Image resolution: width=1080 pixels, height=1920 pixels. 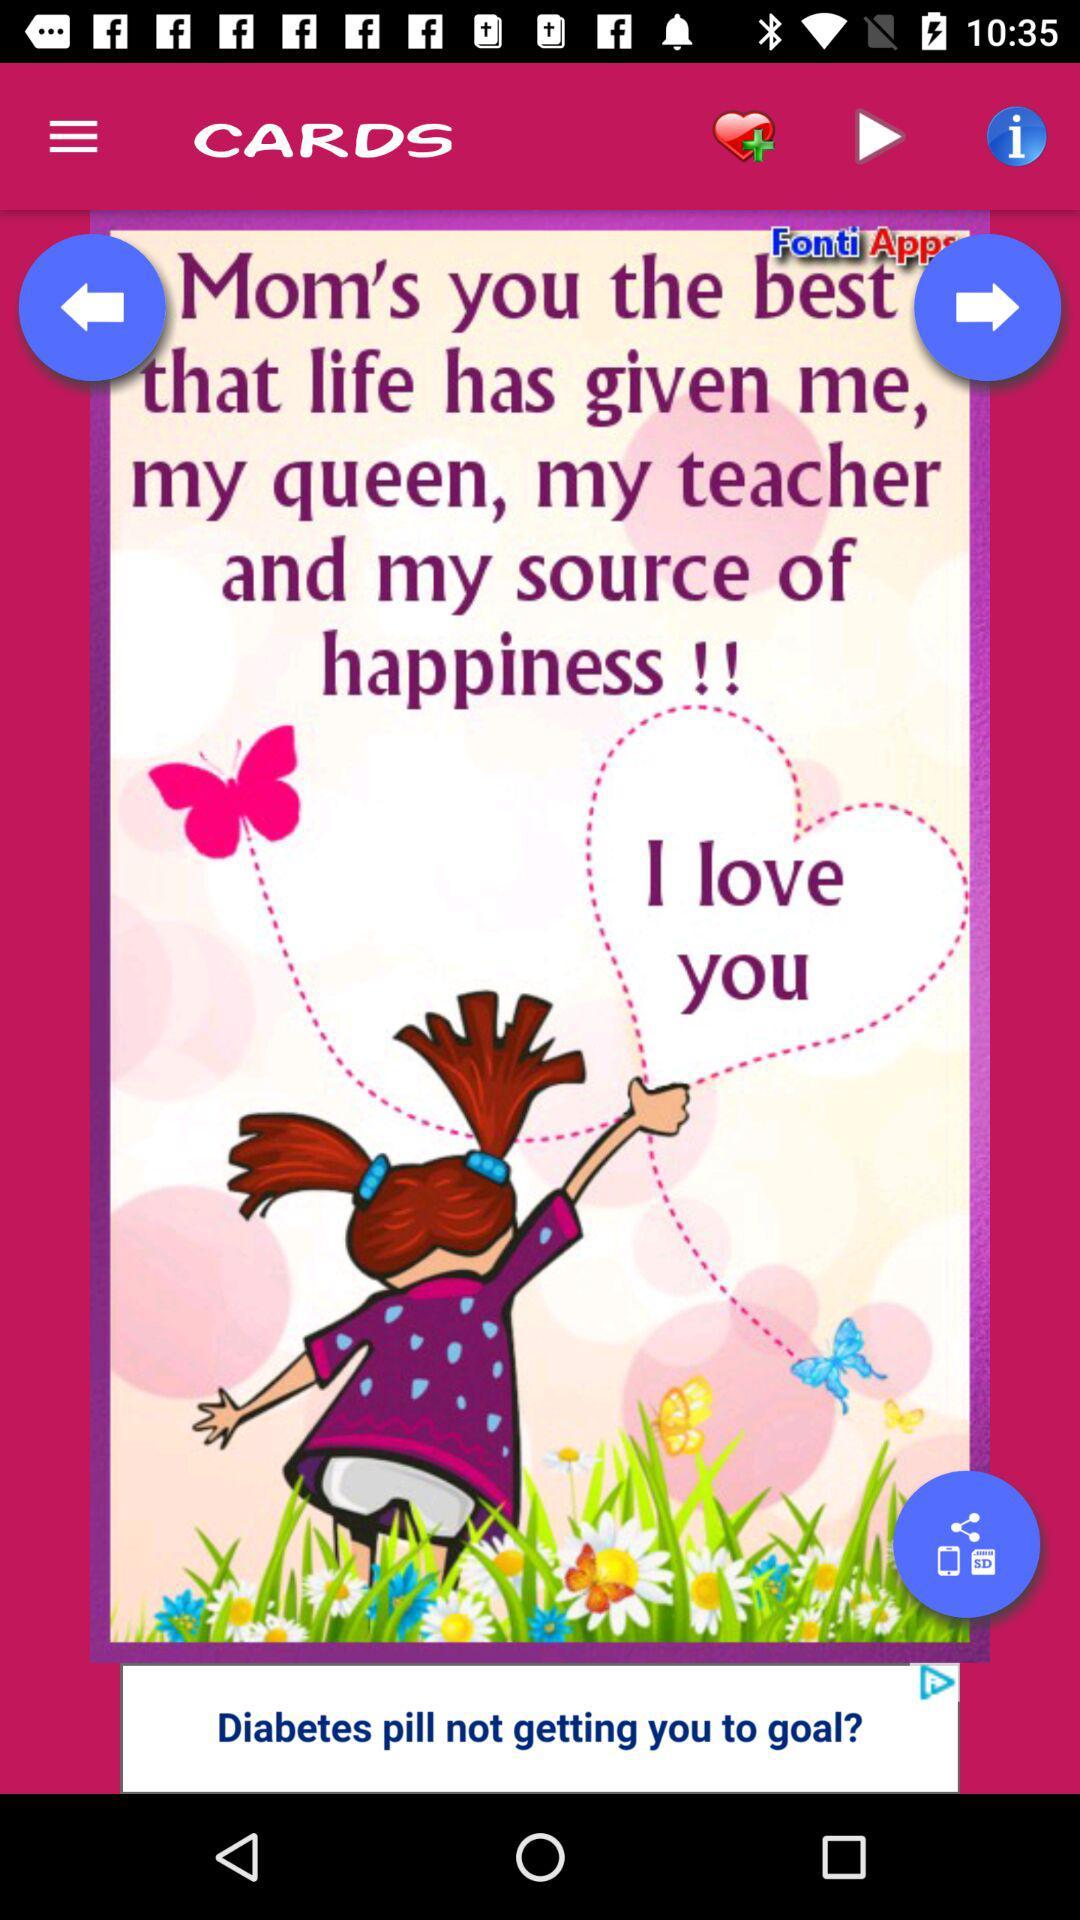 I want to click on next option, so click(x=986, y=306).